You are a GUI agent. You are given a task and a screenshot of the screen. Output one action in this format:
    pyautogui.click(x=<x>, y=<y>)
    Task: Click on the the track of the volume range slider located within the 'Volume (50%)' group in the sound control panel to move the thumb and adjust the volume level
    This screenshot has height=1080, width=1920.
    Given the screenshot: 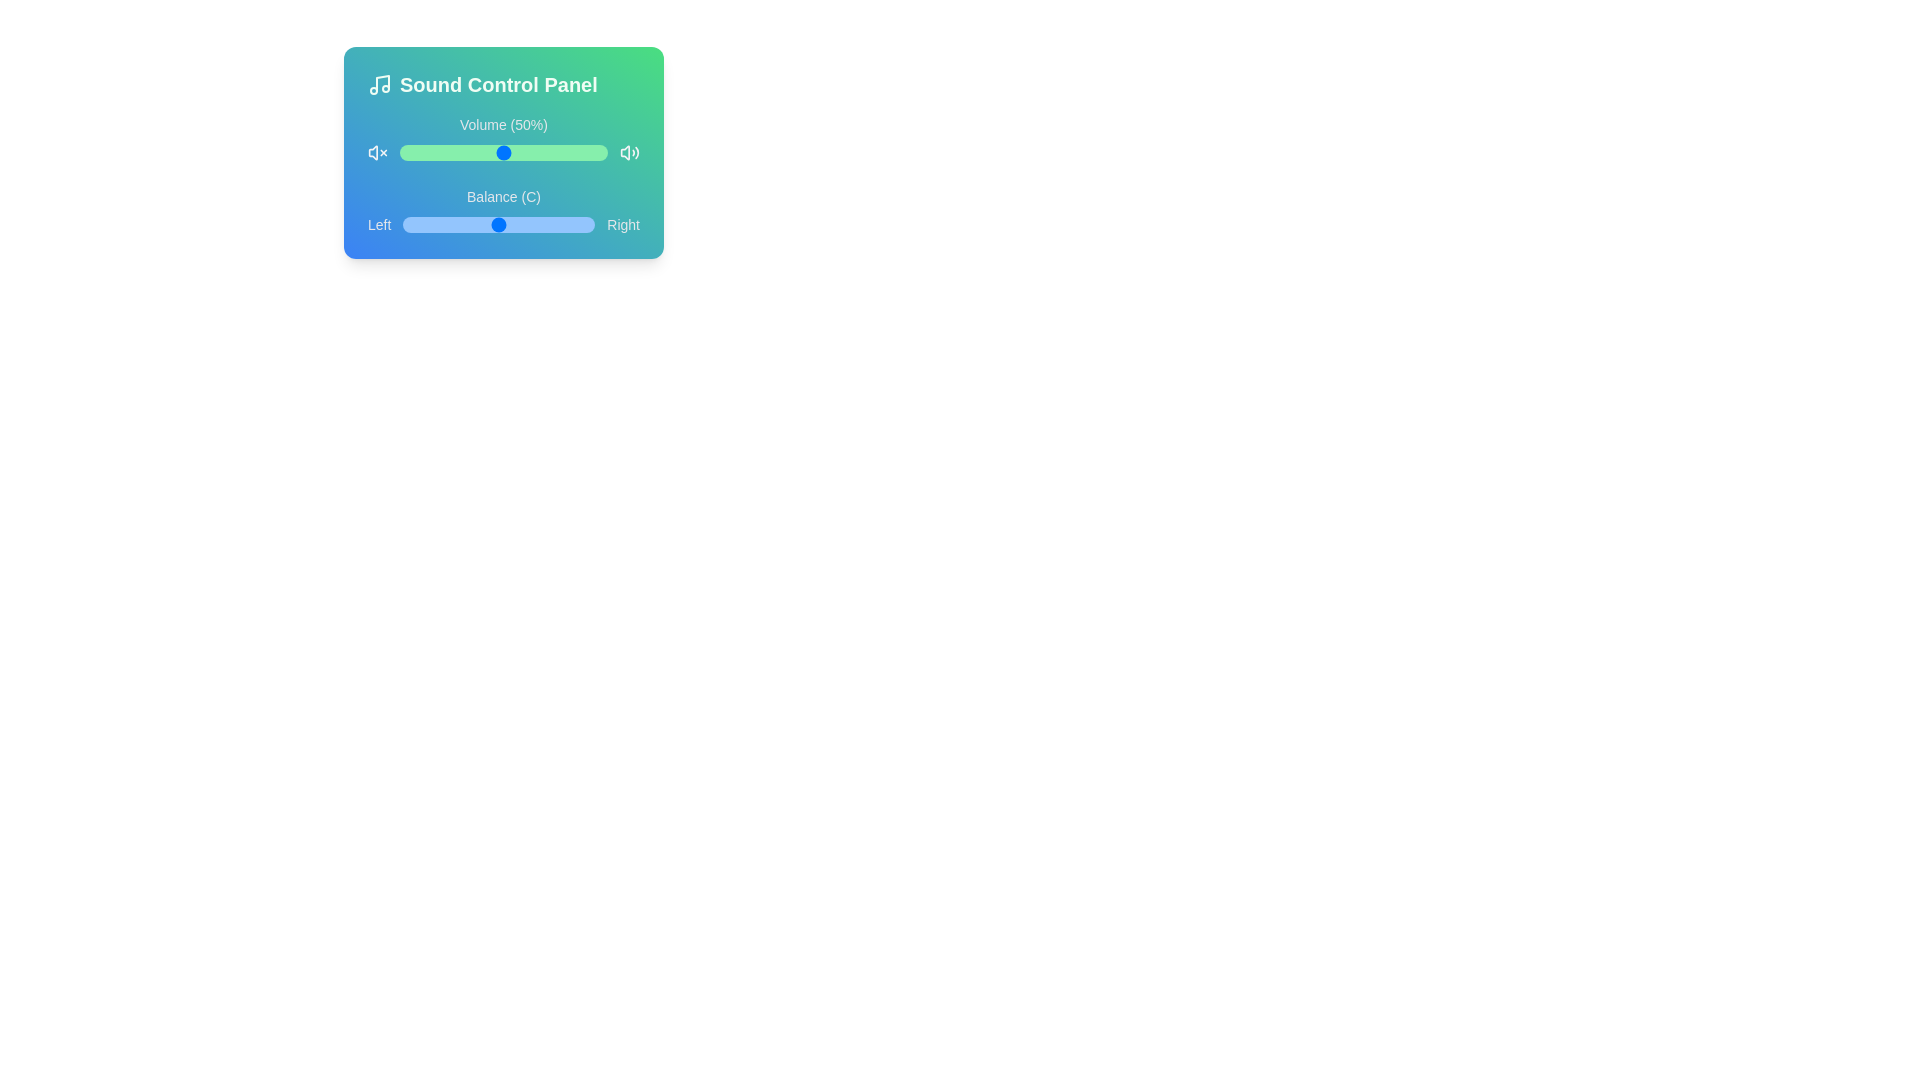 What is the action you would take?
    pyautogui.click(x=504, y=152)
    